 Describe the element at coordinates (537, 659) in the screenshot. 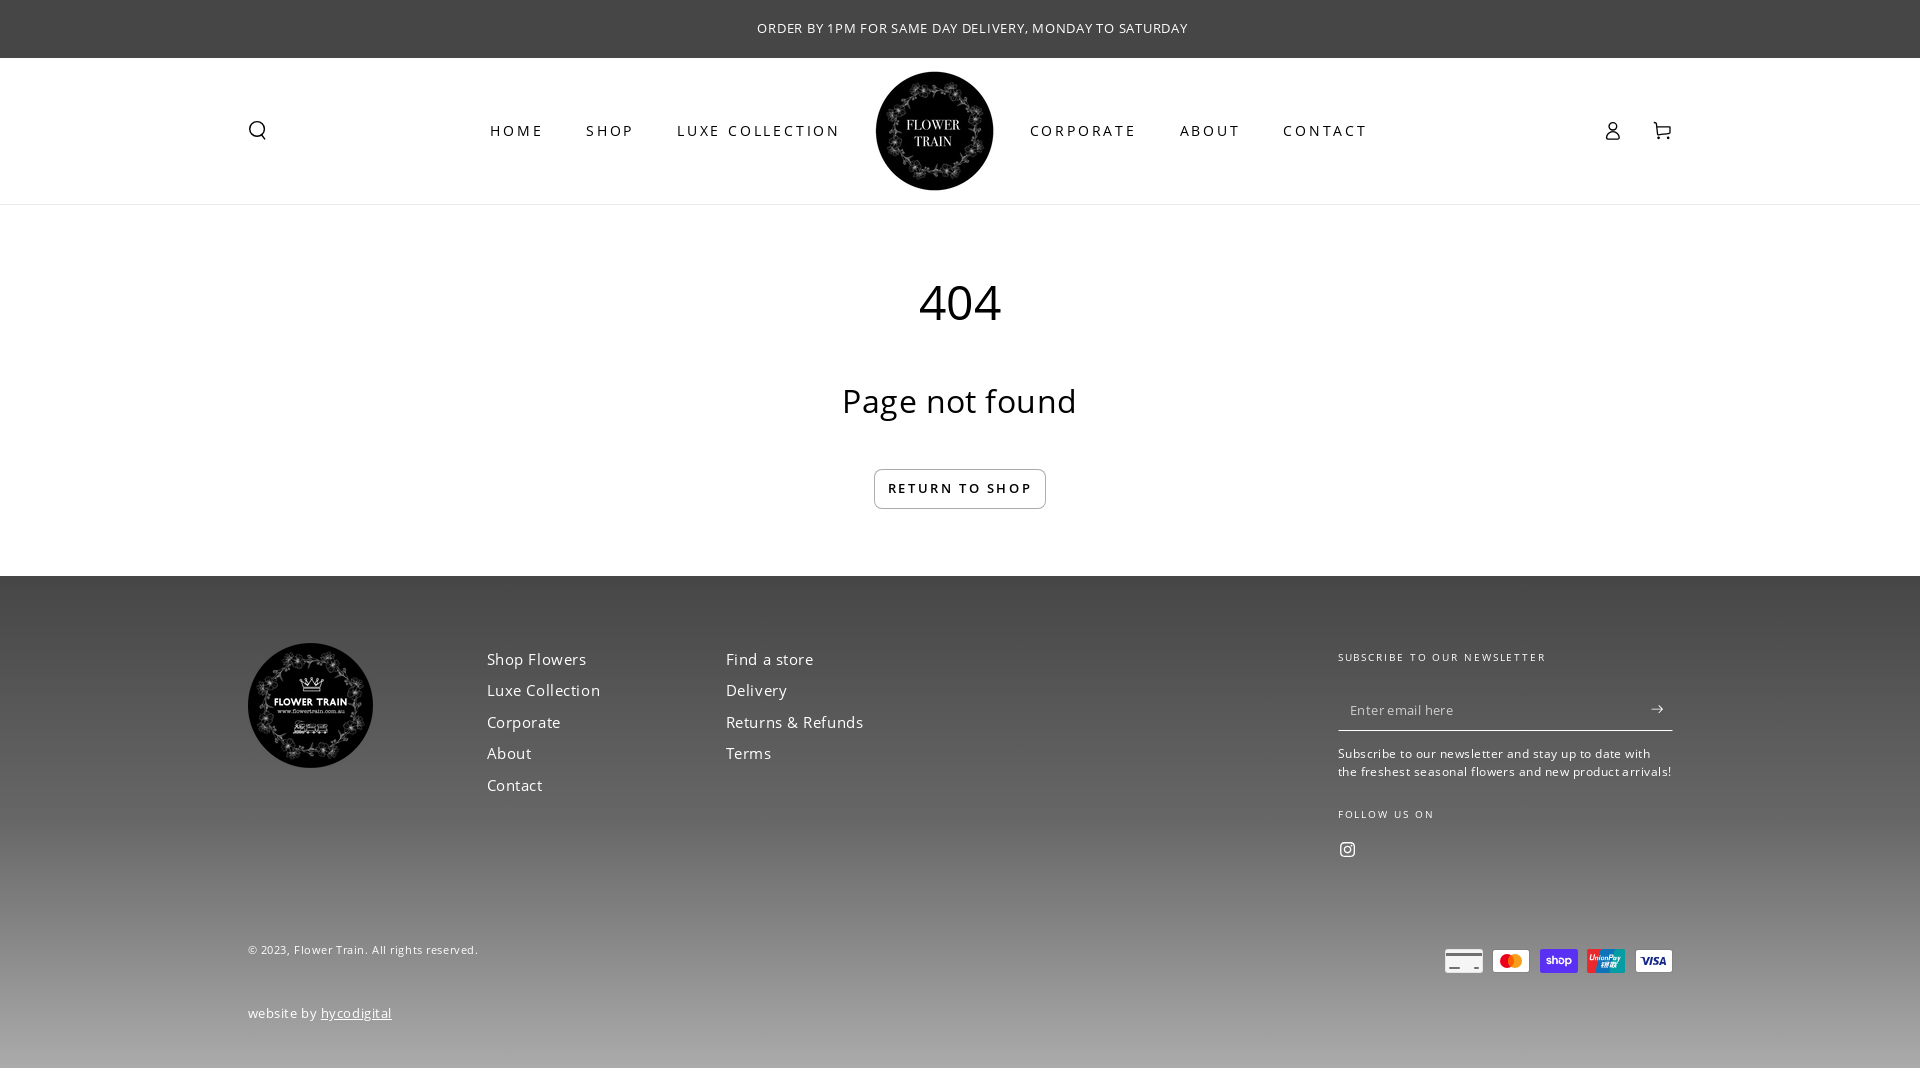

I see `'Shop Flowers'` at that location.